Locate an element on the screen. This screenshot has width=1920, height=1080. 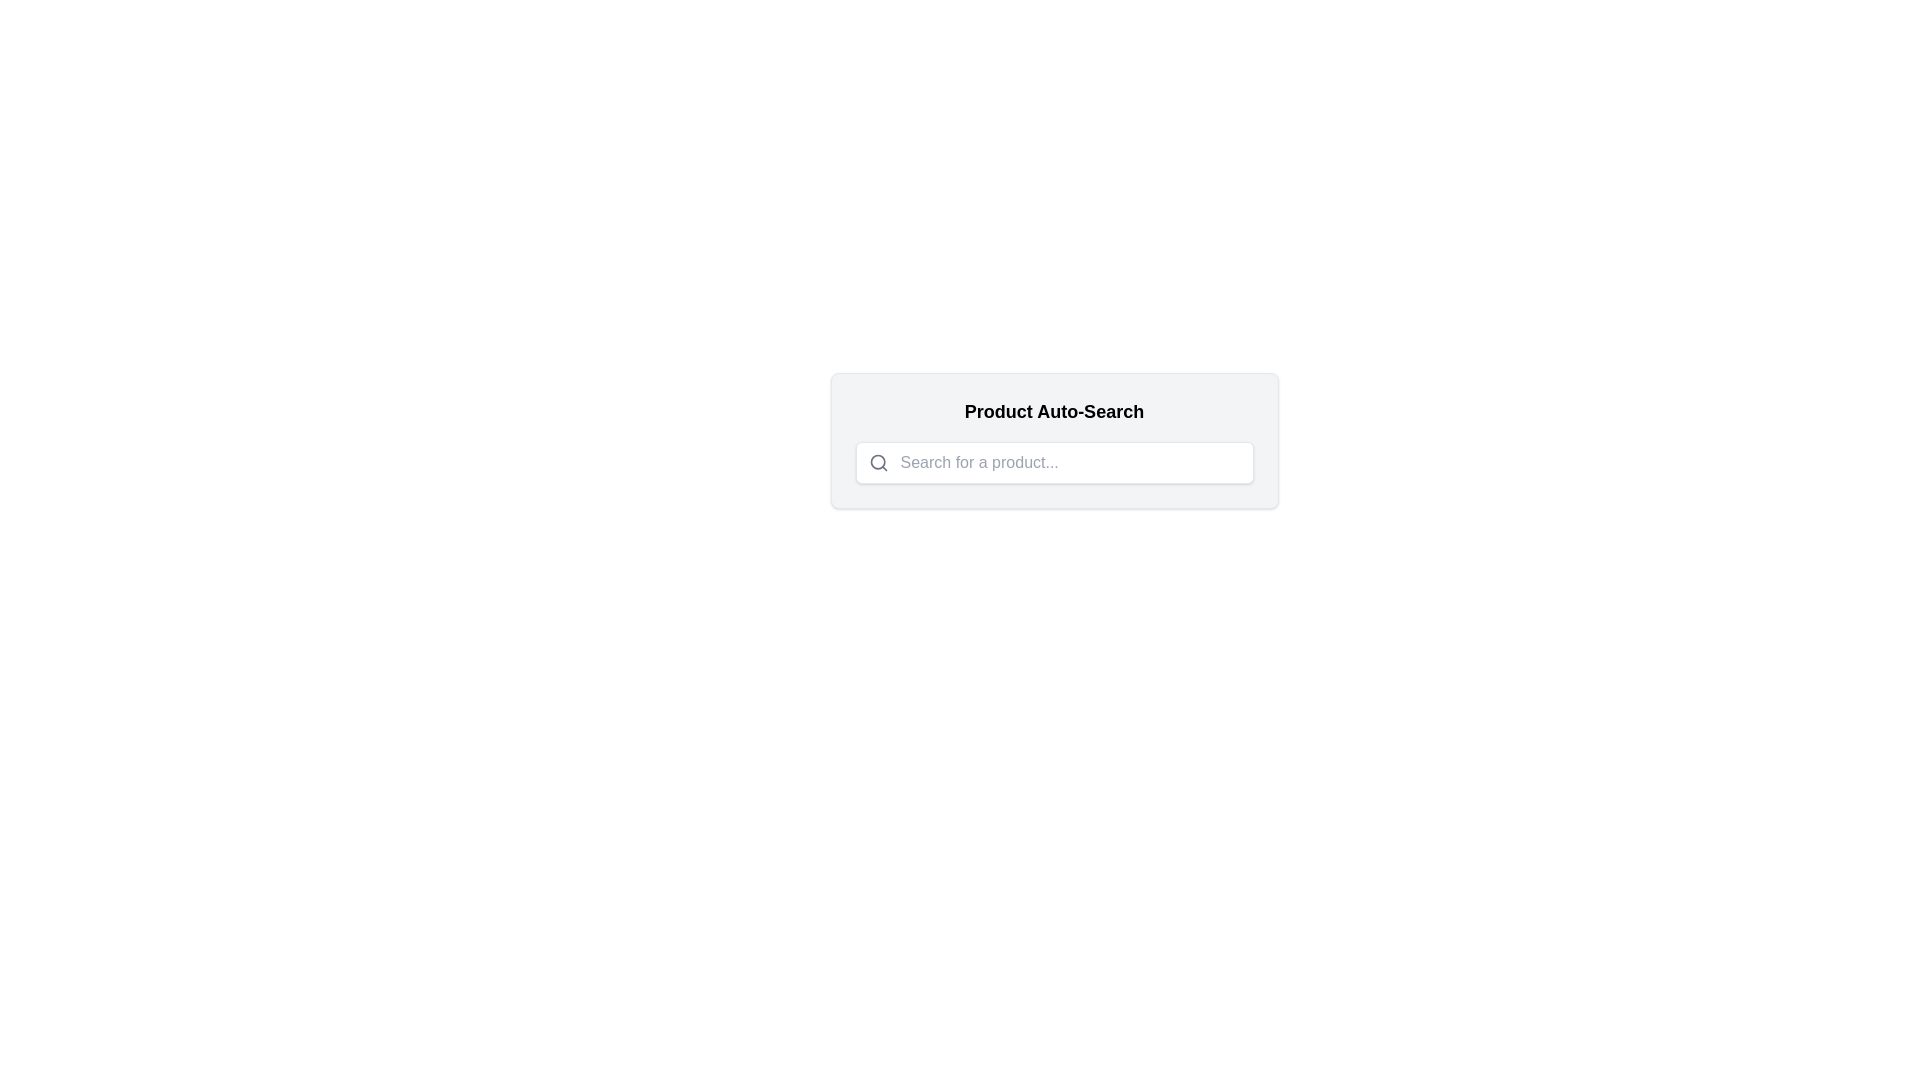
the small gray magnifying glass icon, which represents the search function is located at coordinates (878, 462).